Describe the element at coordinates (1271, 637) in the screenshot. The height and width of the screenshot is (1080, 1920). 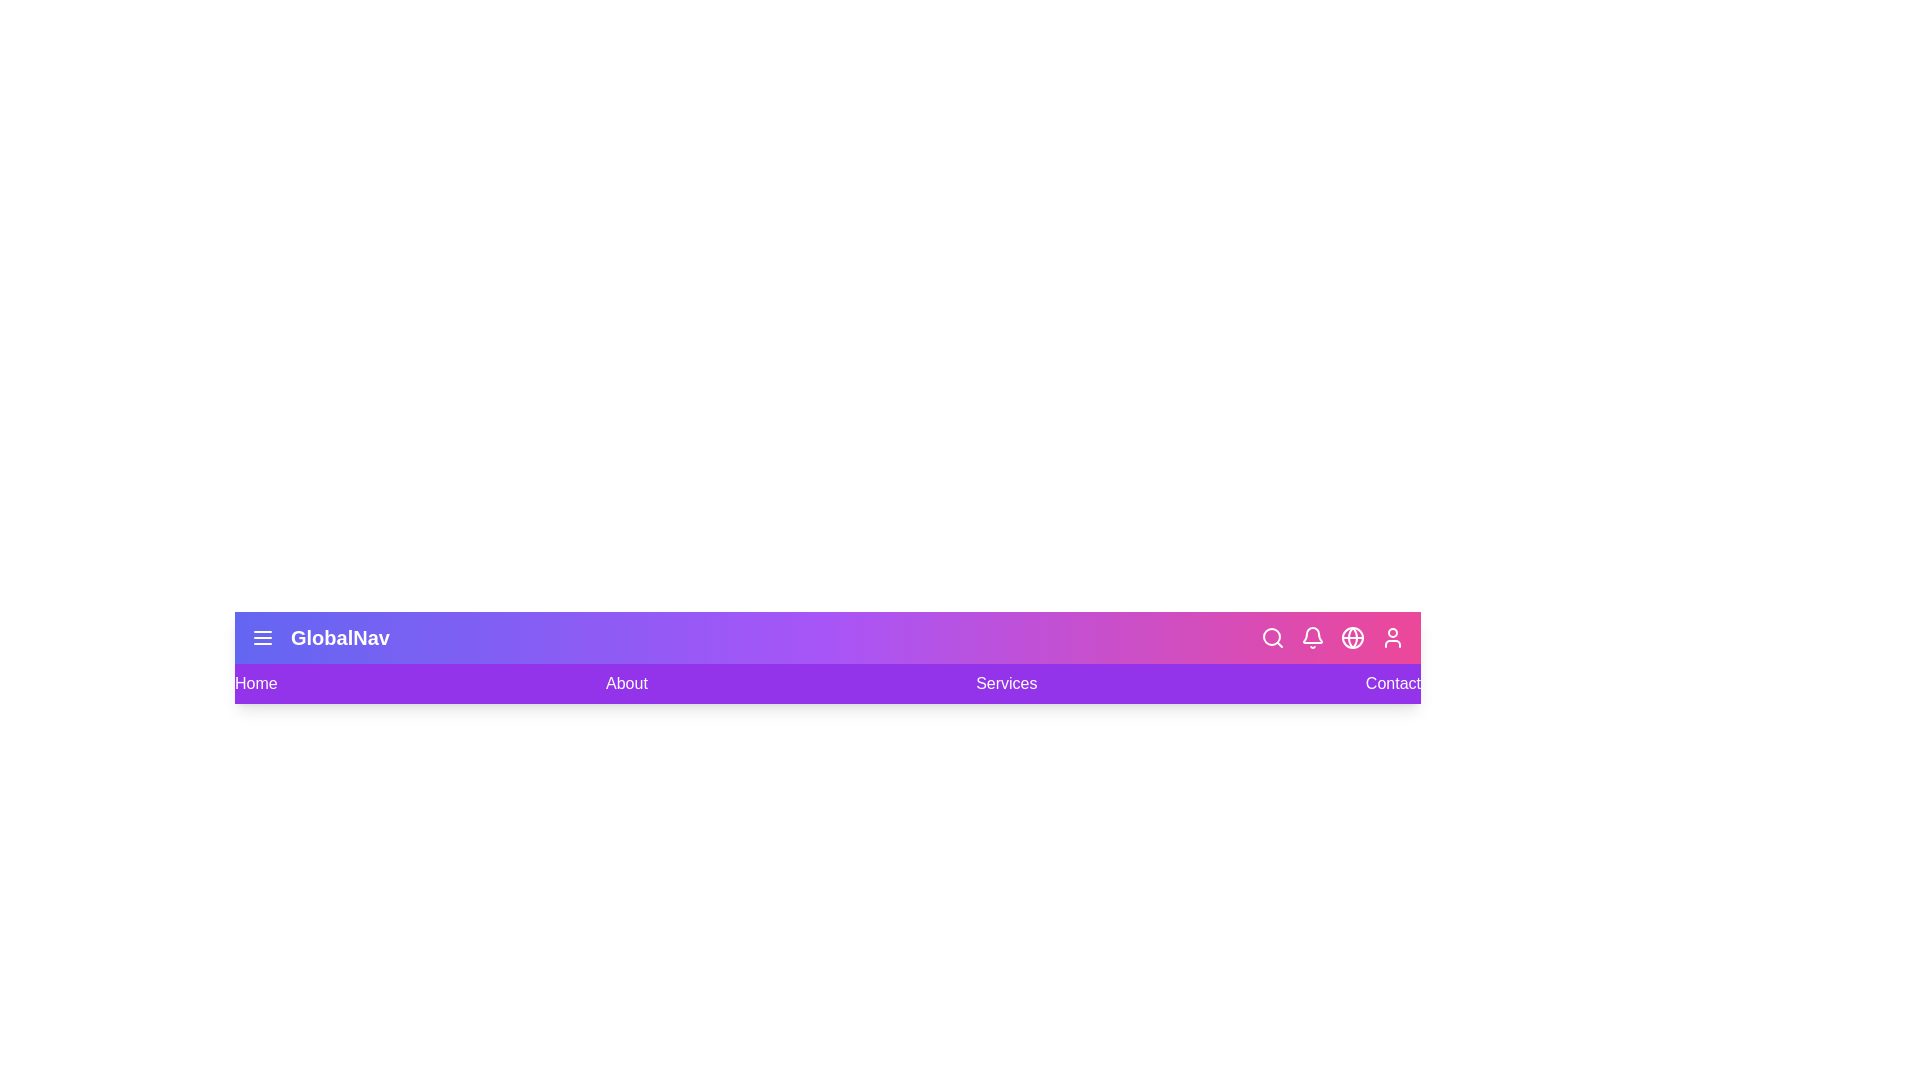
I see `the Search icon` at that location.